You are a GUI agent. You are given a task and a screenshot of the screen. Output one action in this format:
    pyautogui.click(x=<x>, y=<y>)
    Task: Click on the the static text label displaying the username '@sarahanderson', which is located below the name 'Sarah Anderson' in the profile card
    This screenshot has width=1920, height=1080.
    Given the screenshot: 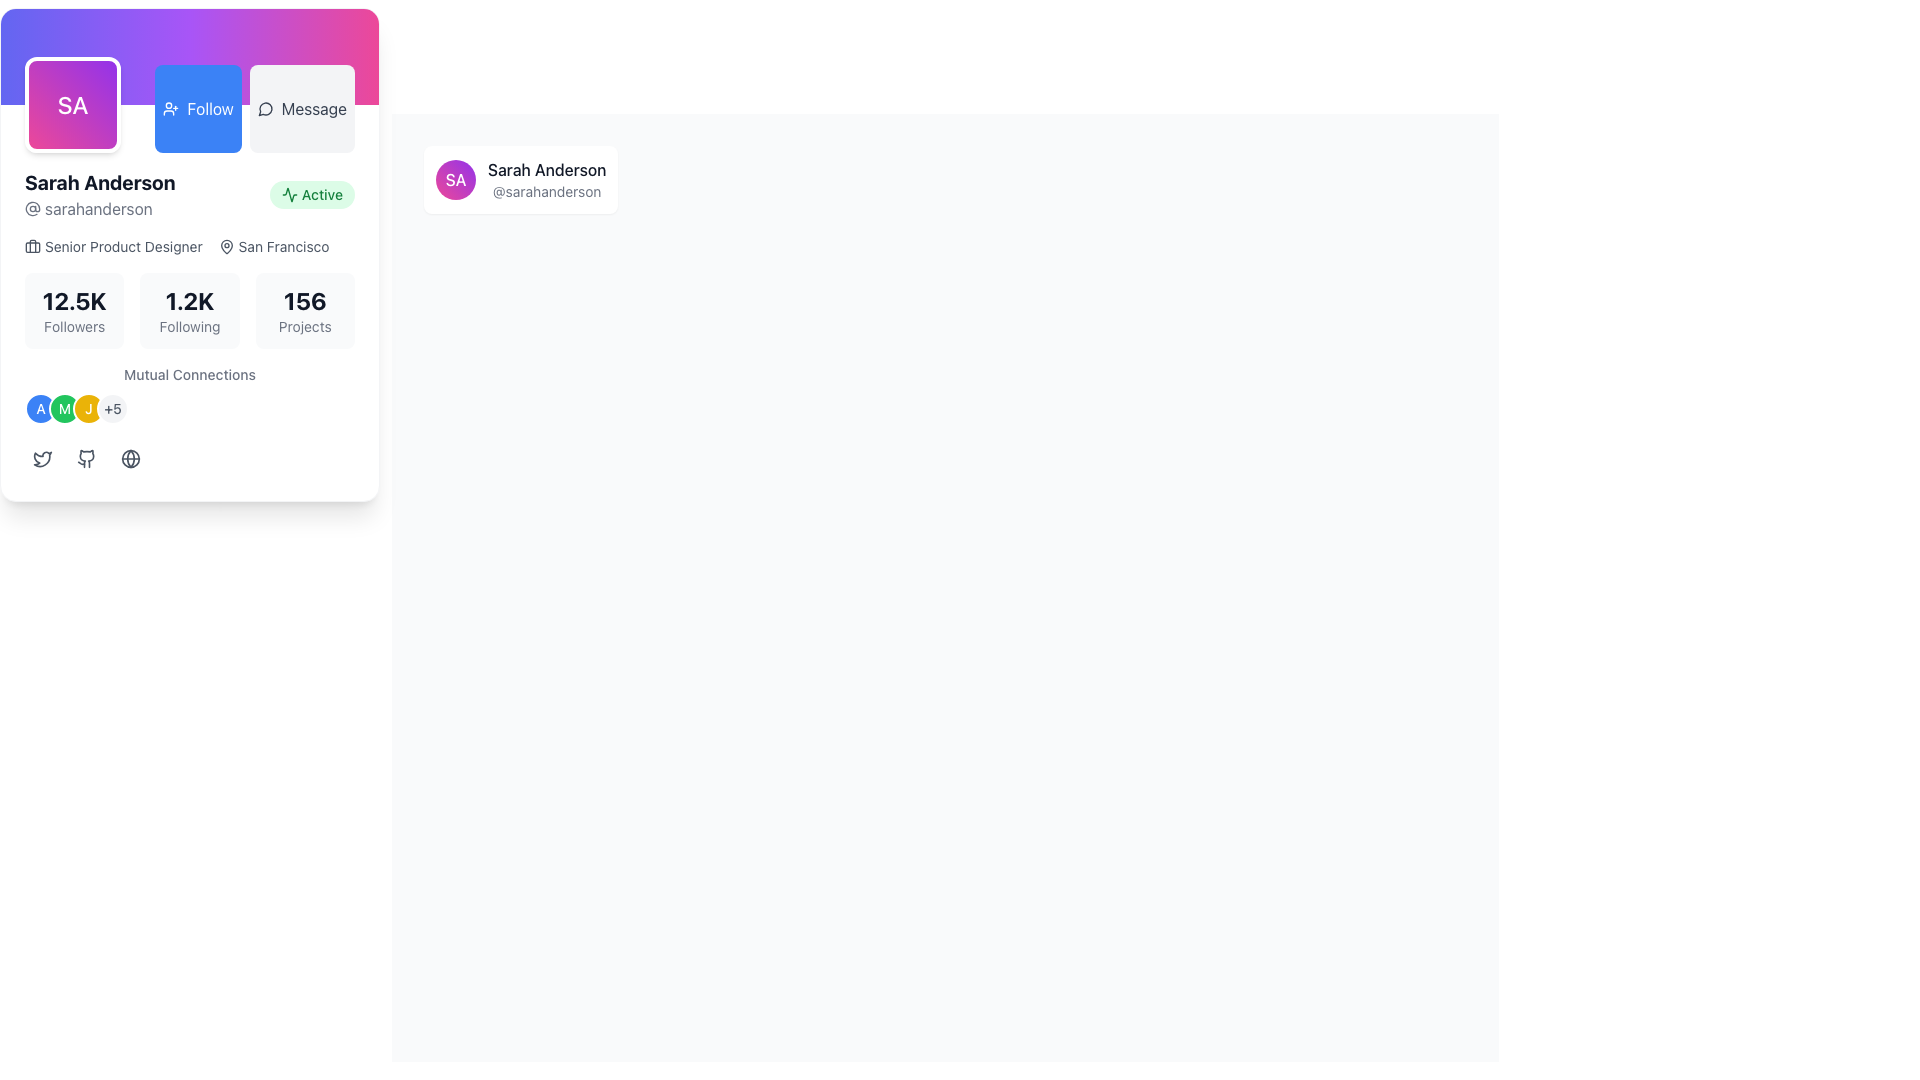 What is the action you would take?
    pyautogui.click(x=99, y=208)
    